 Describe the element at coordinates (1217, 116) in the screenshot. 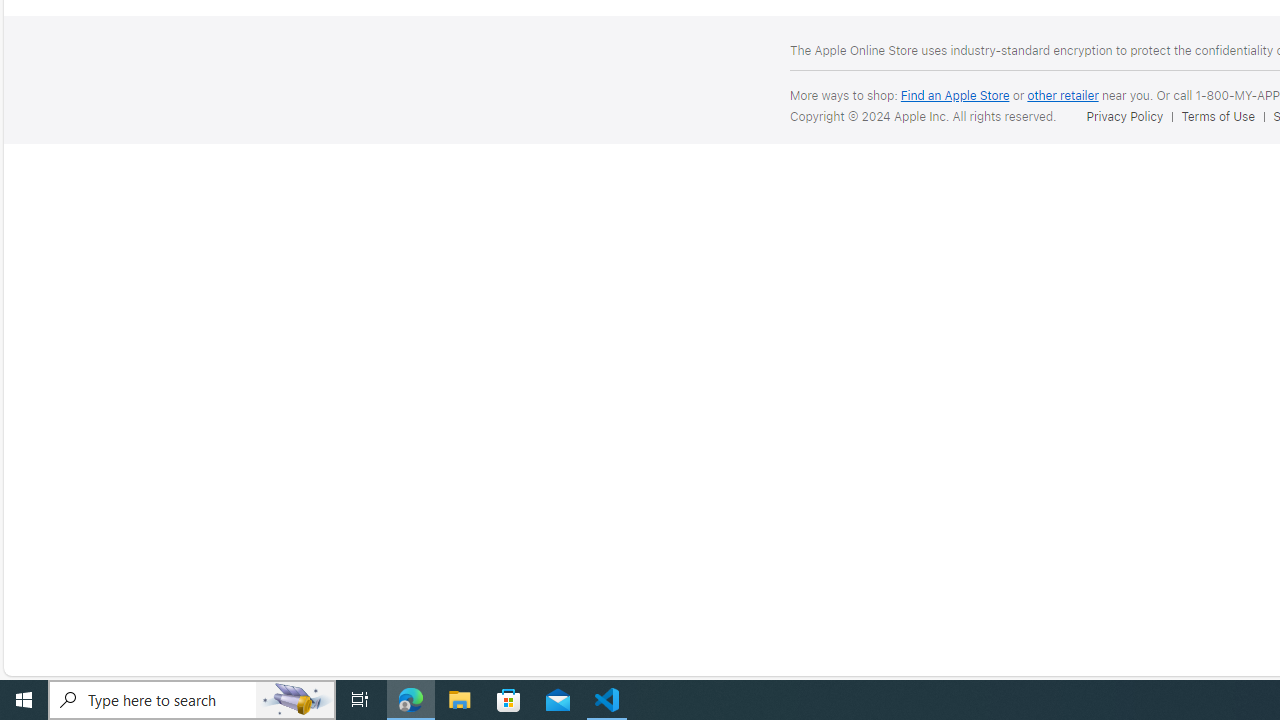

I see `'Terms of Use'` at that location.